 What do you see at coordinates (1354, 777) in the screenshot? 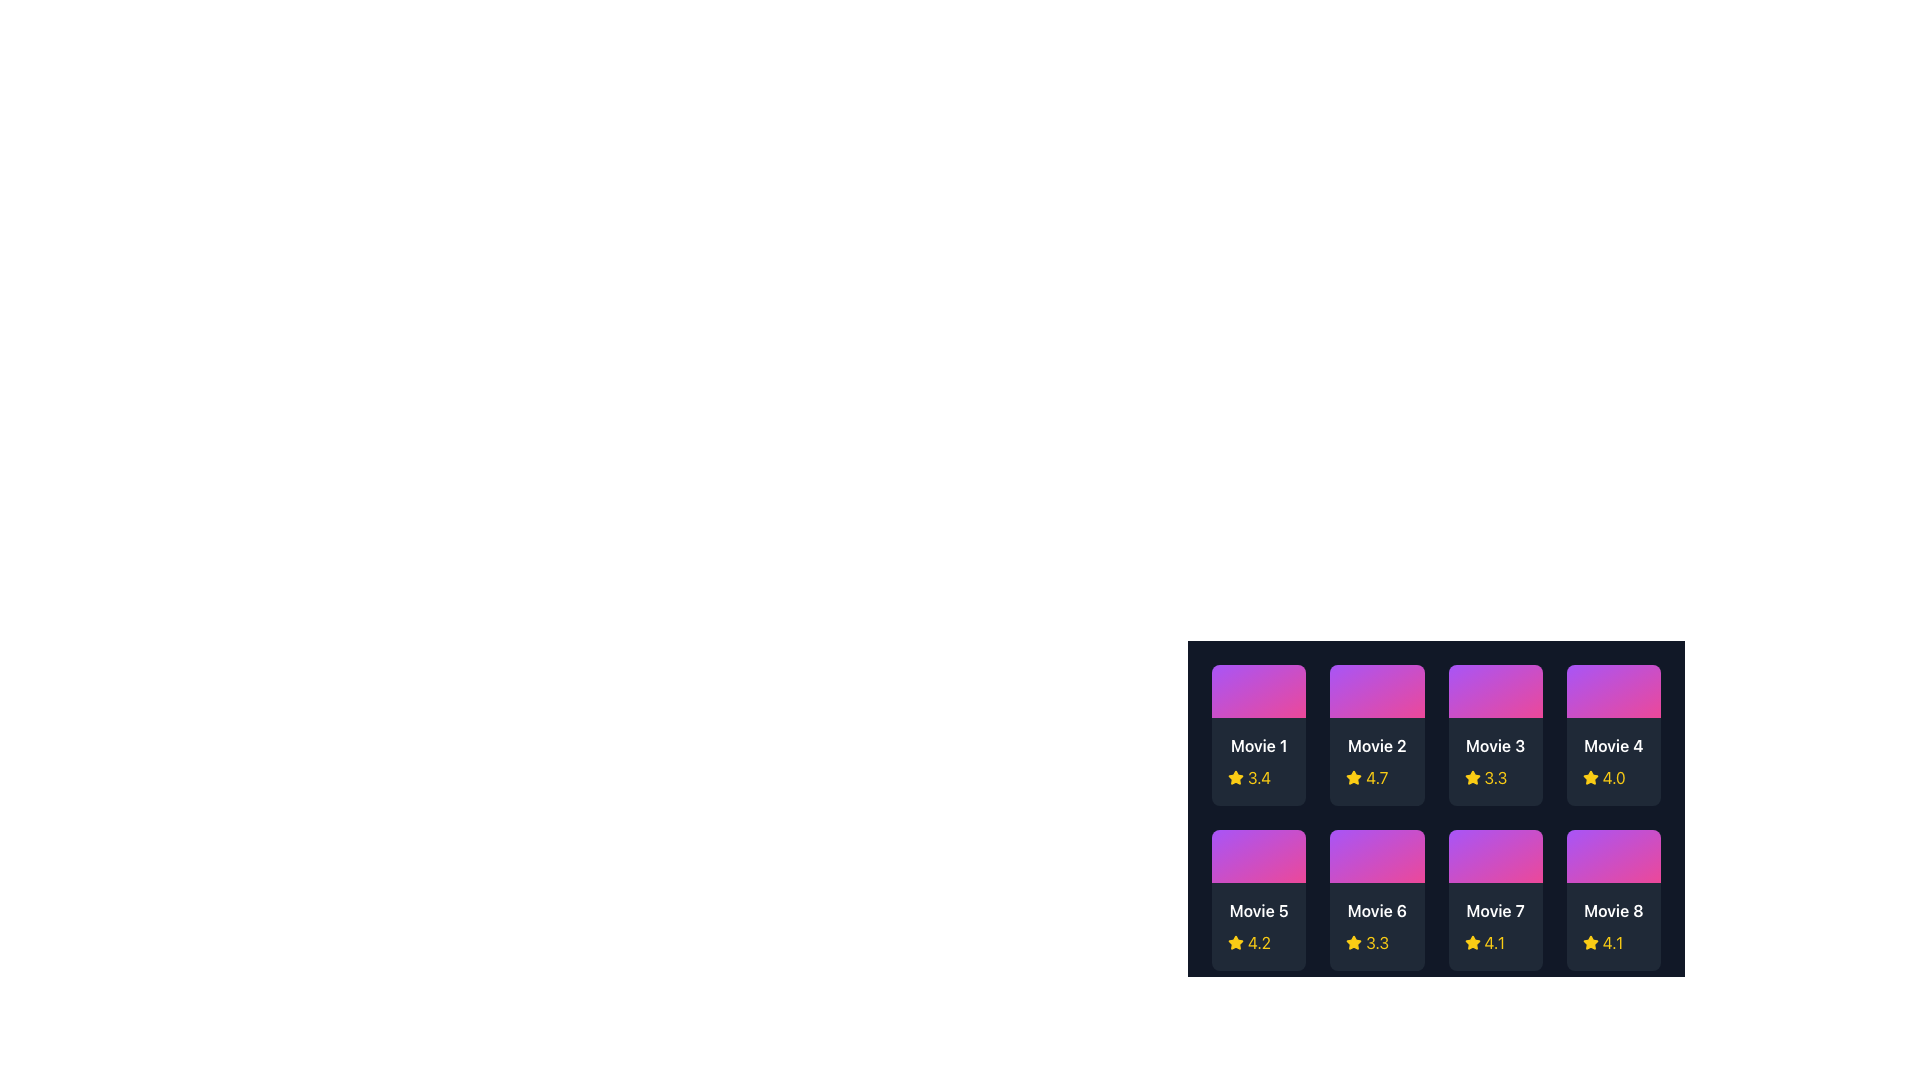
I see `the star icon representing the rating for 'Movie 2', which visually indicates a quality rating of '4.7'` at bounding box center [1354, 777].